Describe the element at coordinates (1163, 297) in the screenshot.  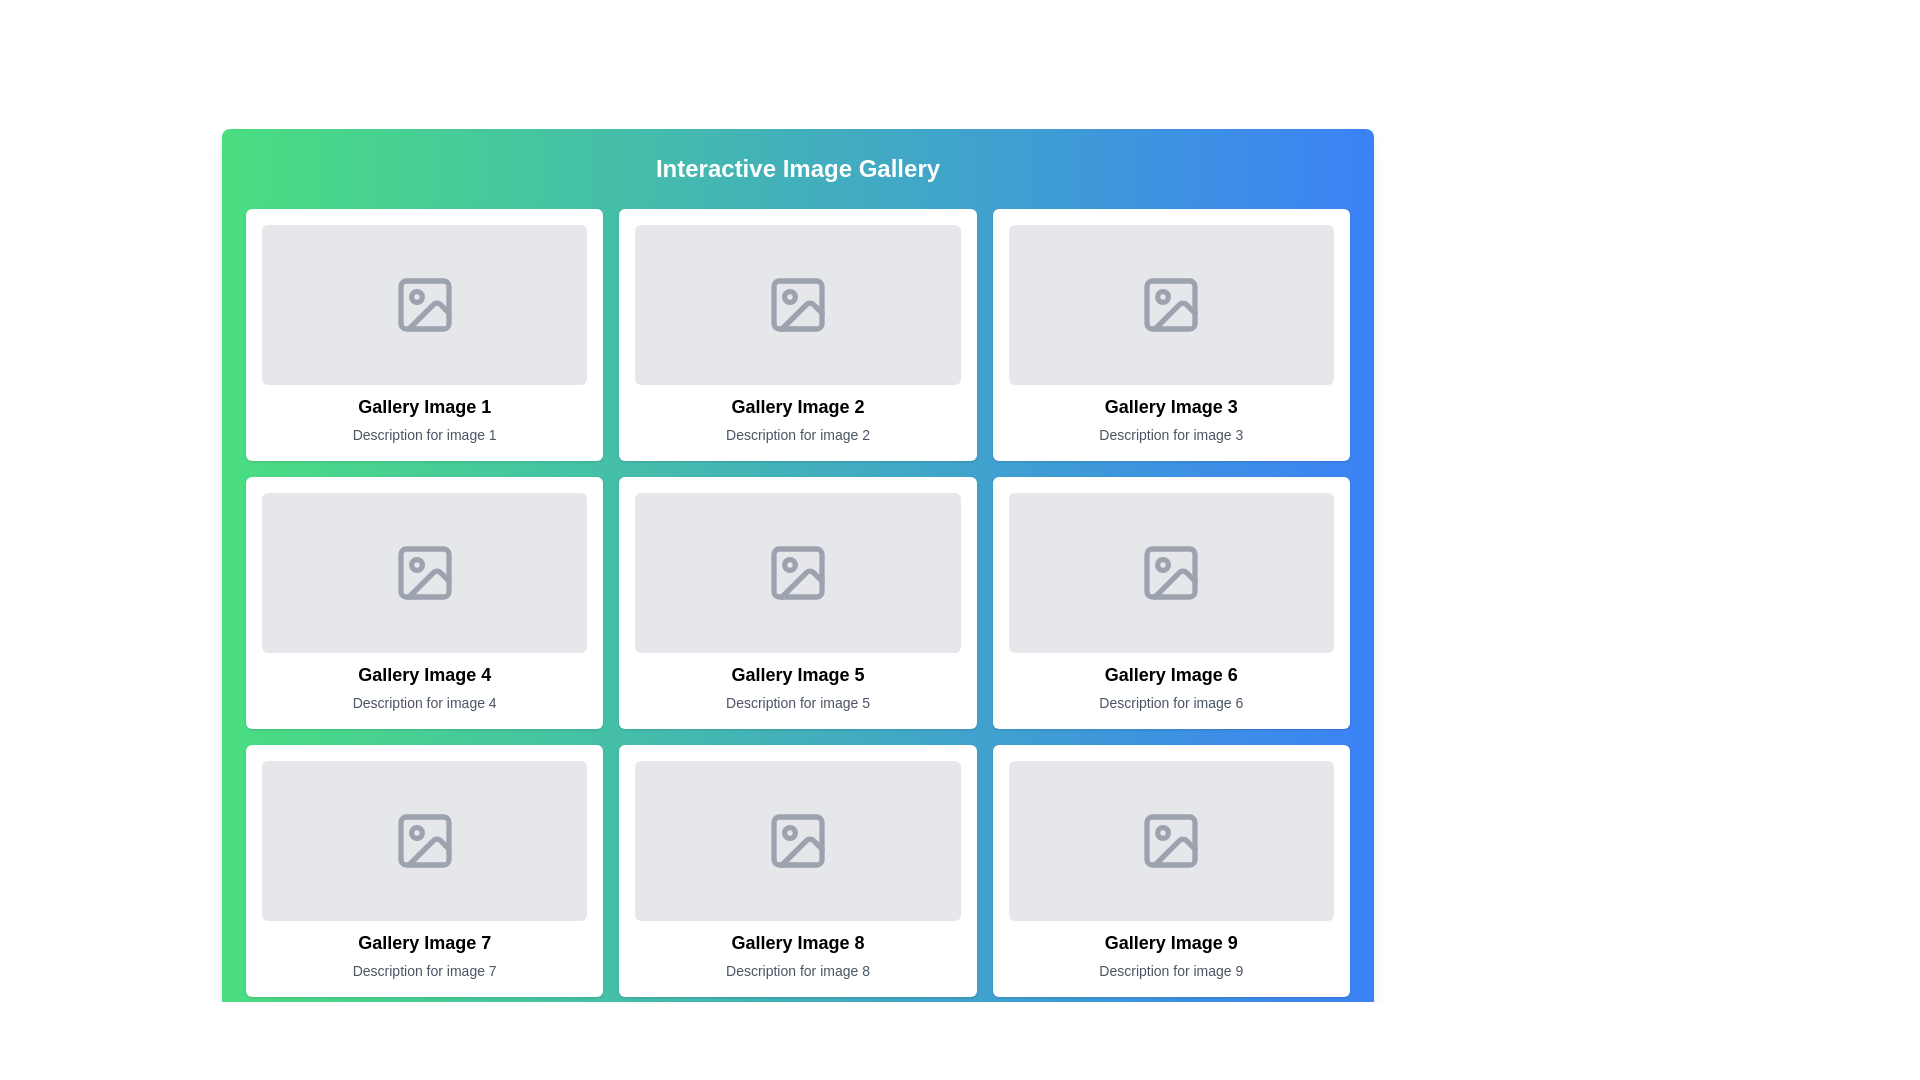
I see `the Decorative icon element (circle) located in the top-right corner of the placeholder icon in Gallery Image 3` at that location.